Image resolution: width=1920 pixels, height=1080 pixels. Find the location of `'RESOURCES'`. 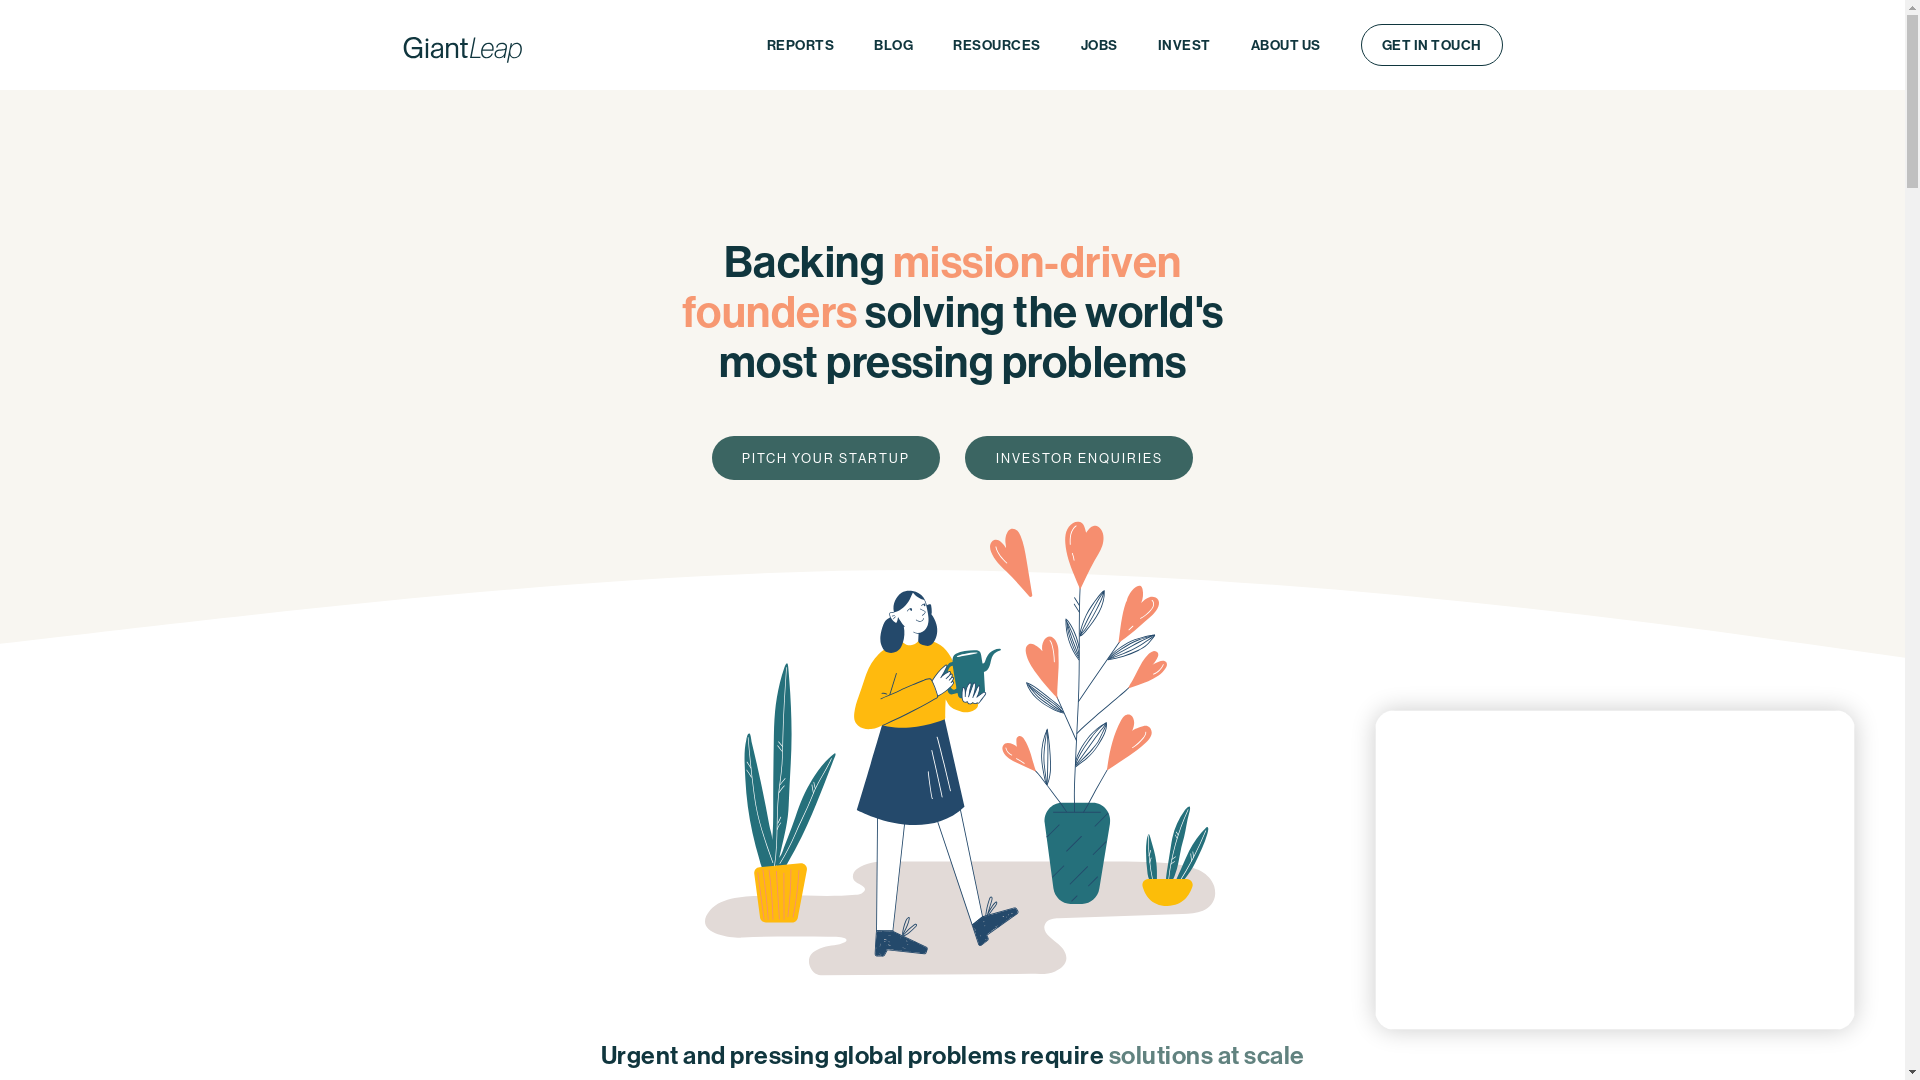

'RESOURCES' is located at coordinates (997, 45).